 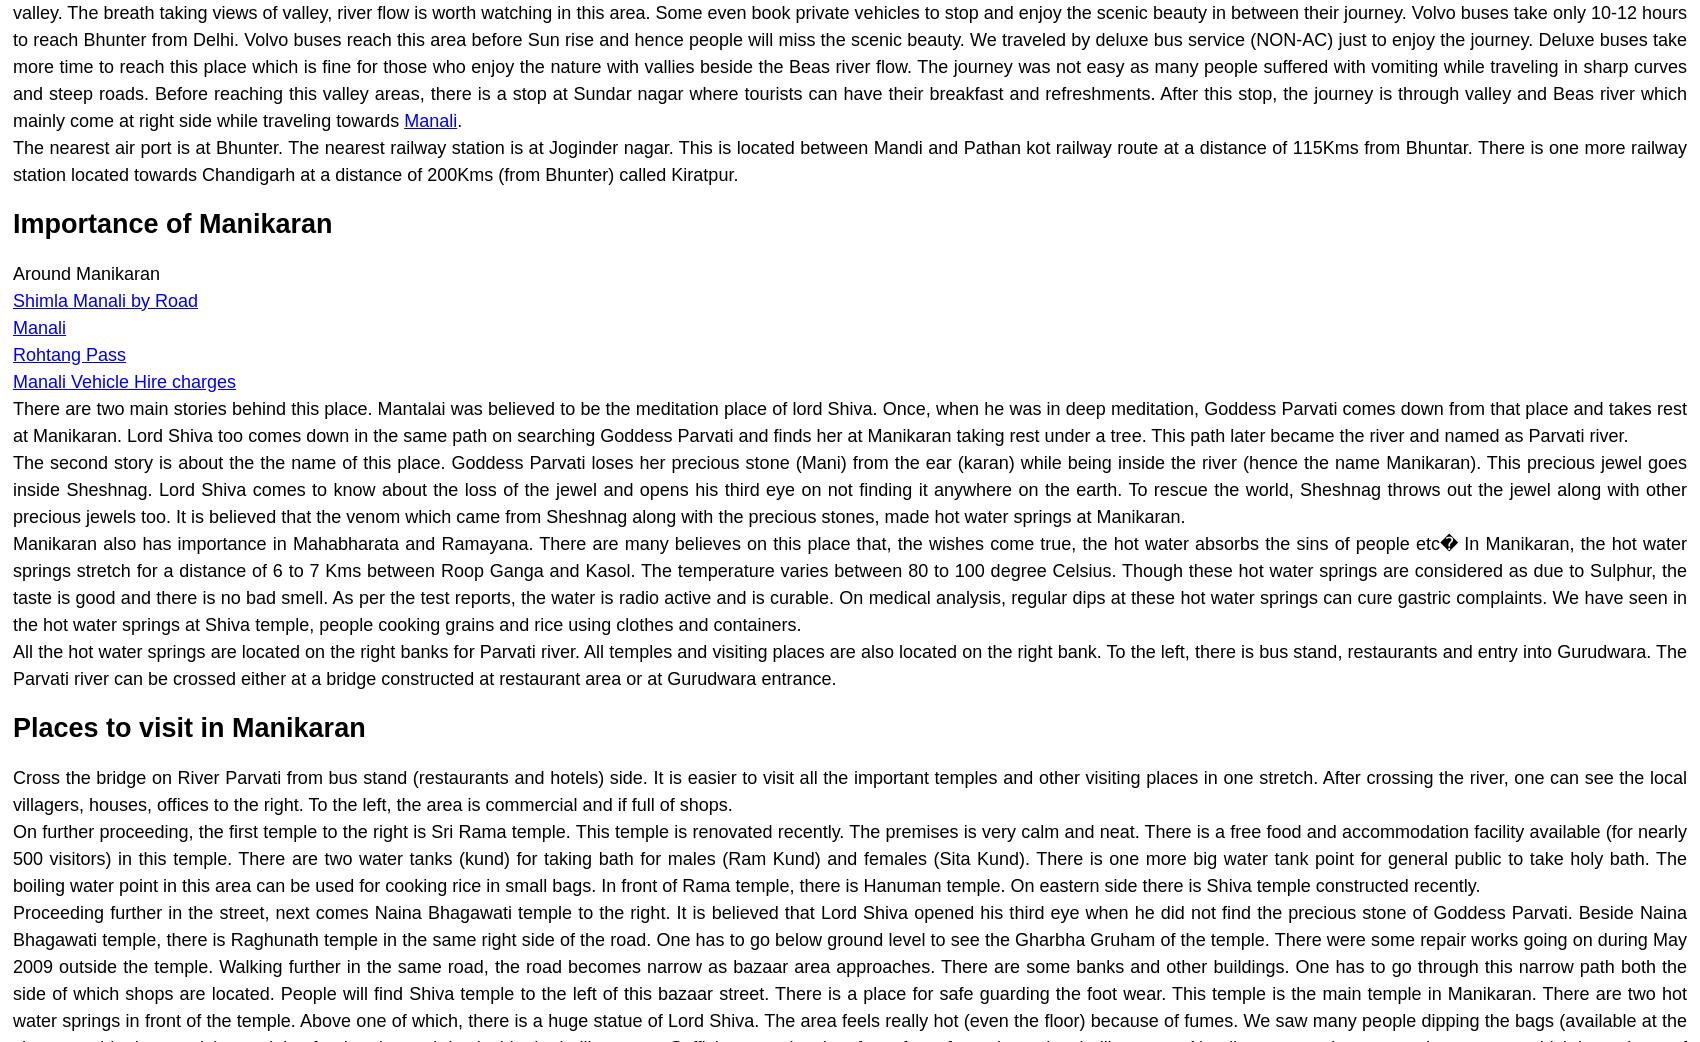 What do you see at coordinates (69, 352) in the screenshot?
I see `'Rohtang Pass'` at bounding box center [69, 352].